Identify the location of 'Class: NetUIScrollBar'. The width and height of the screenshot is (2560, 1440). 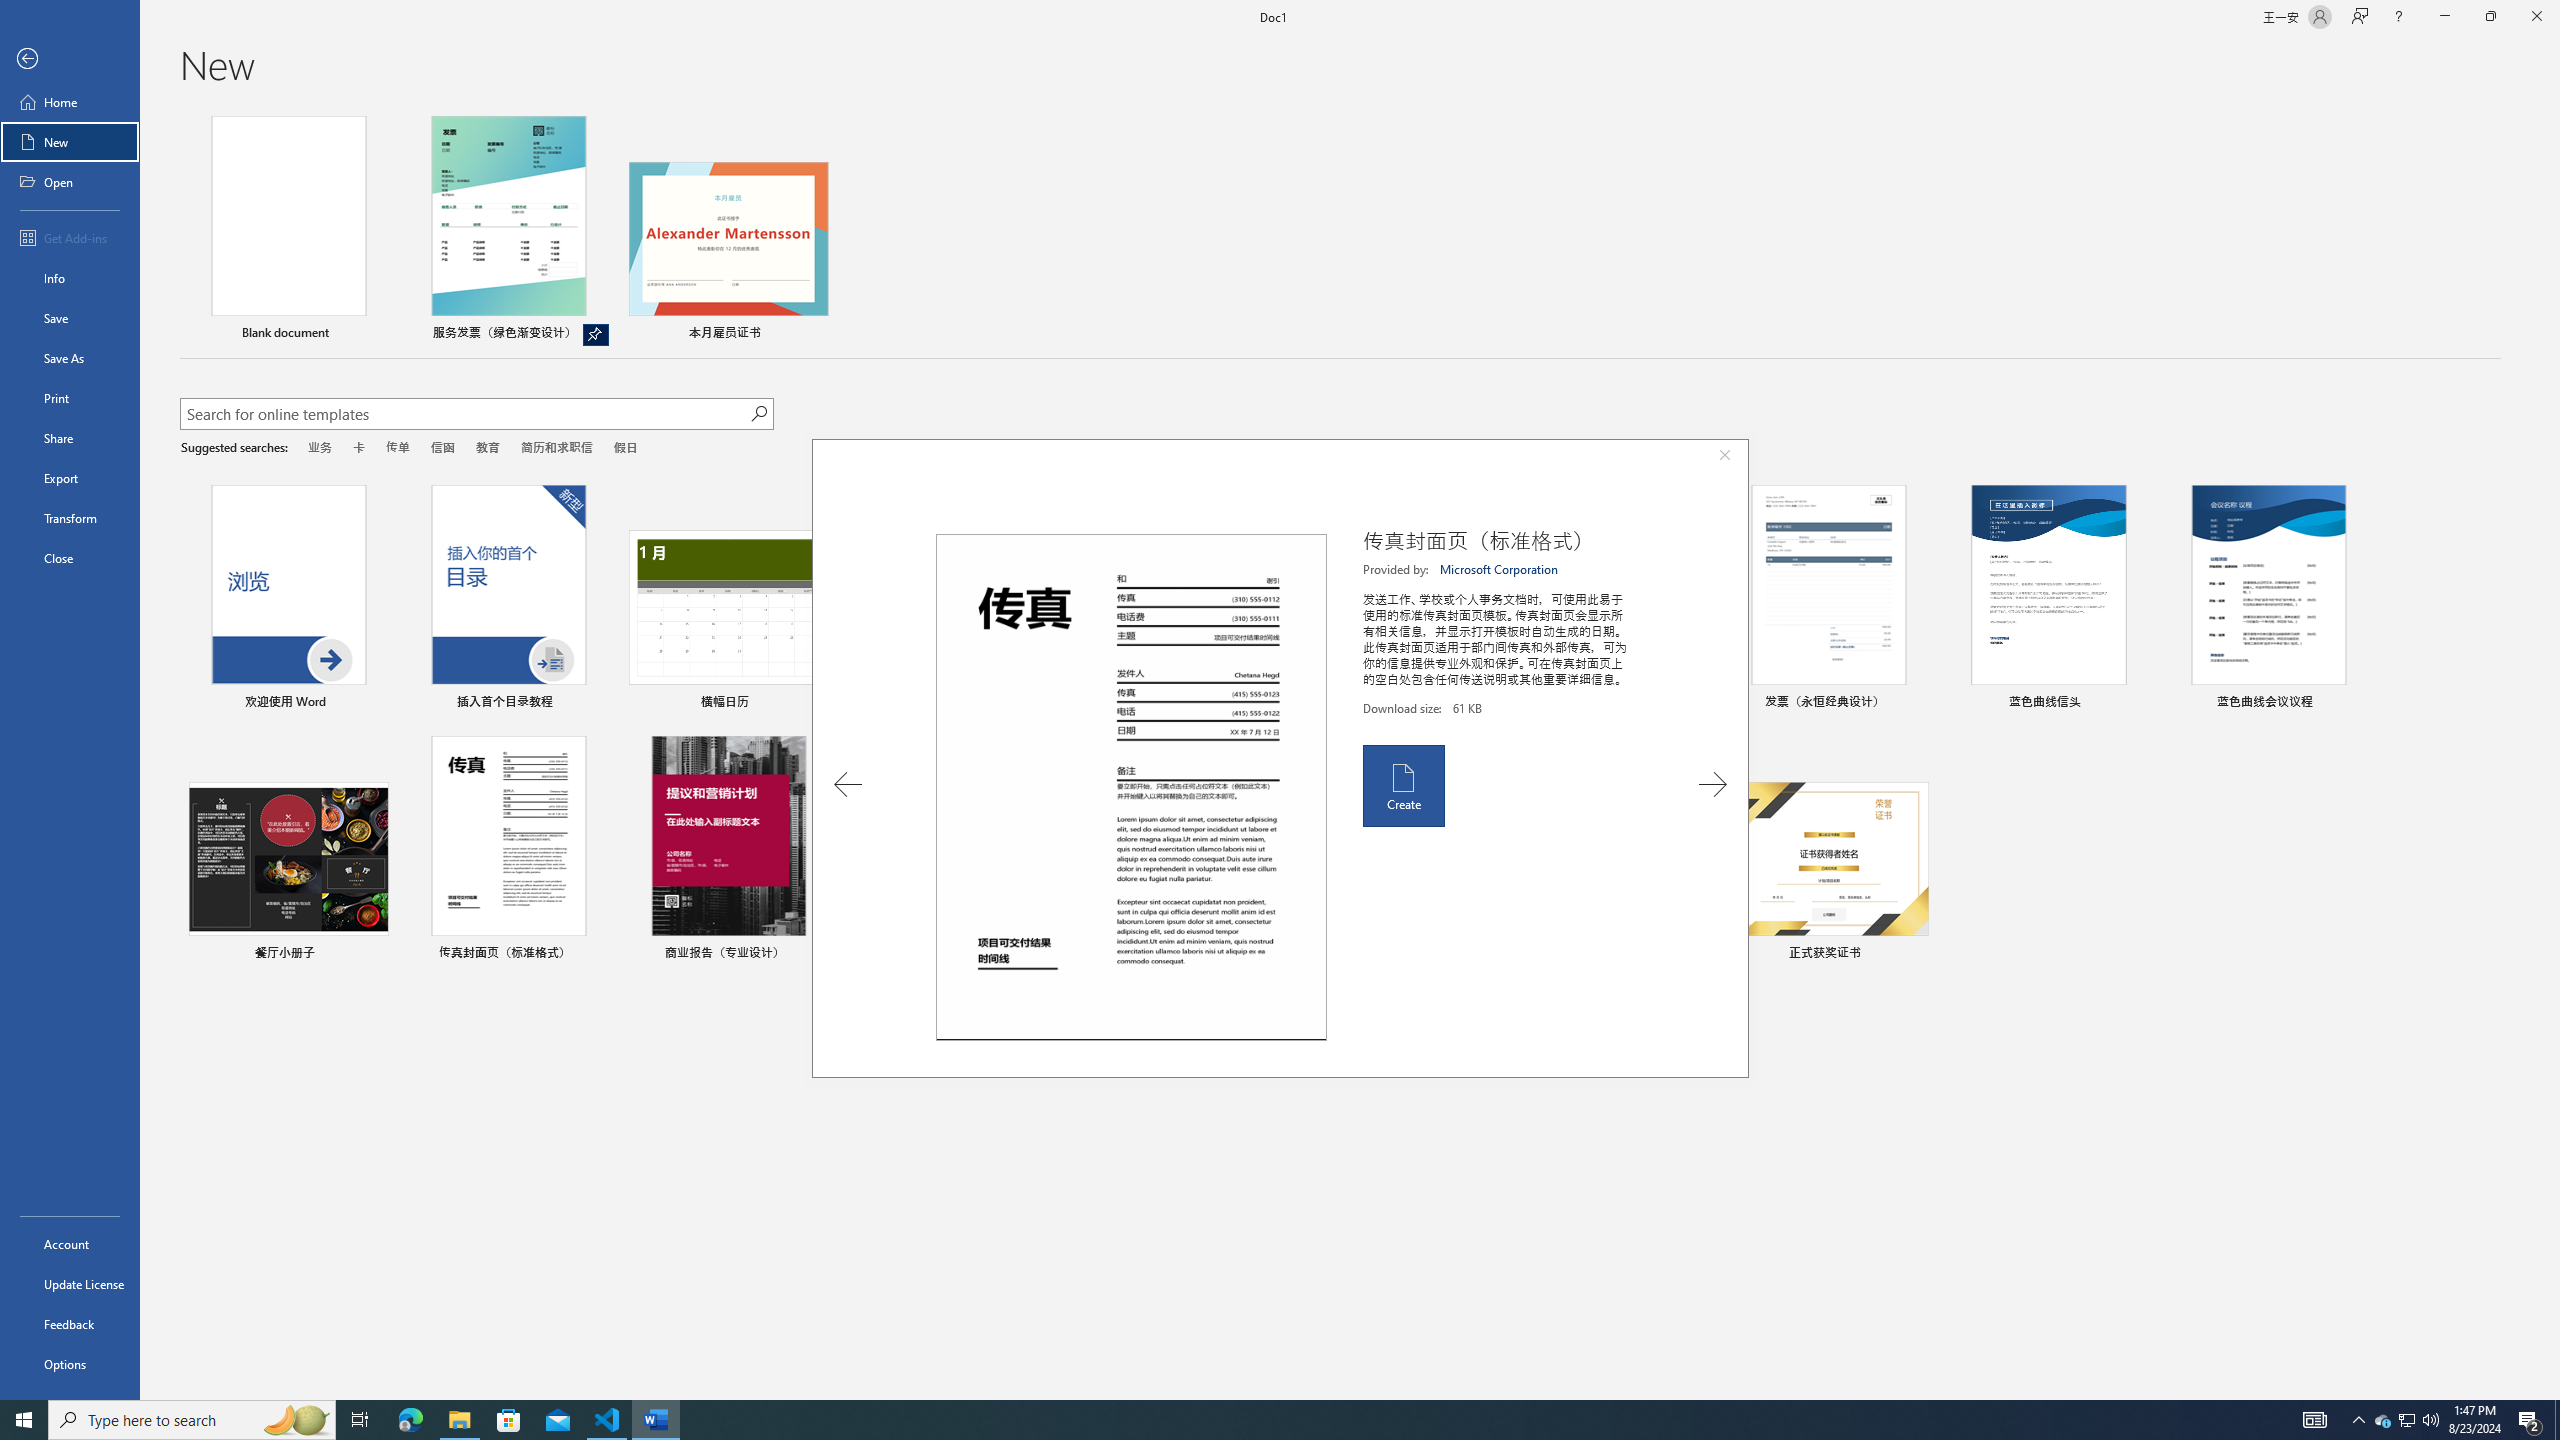
(2551, 752).